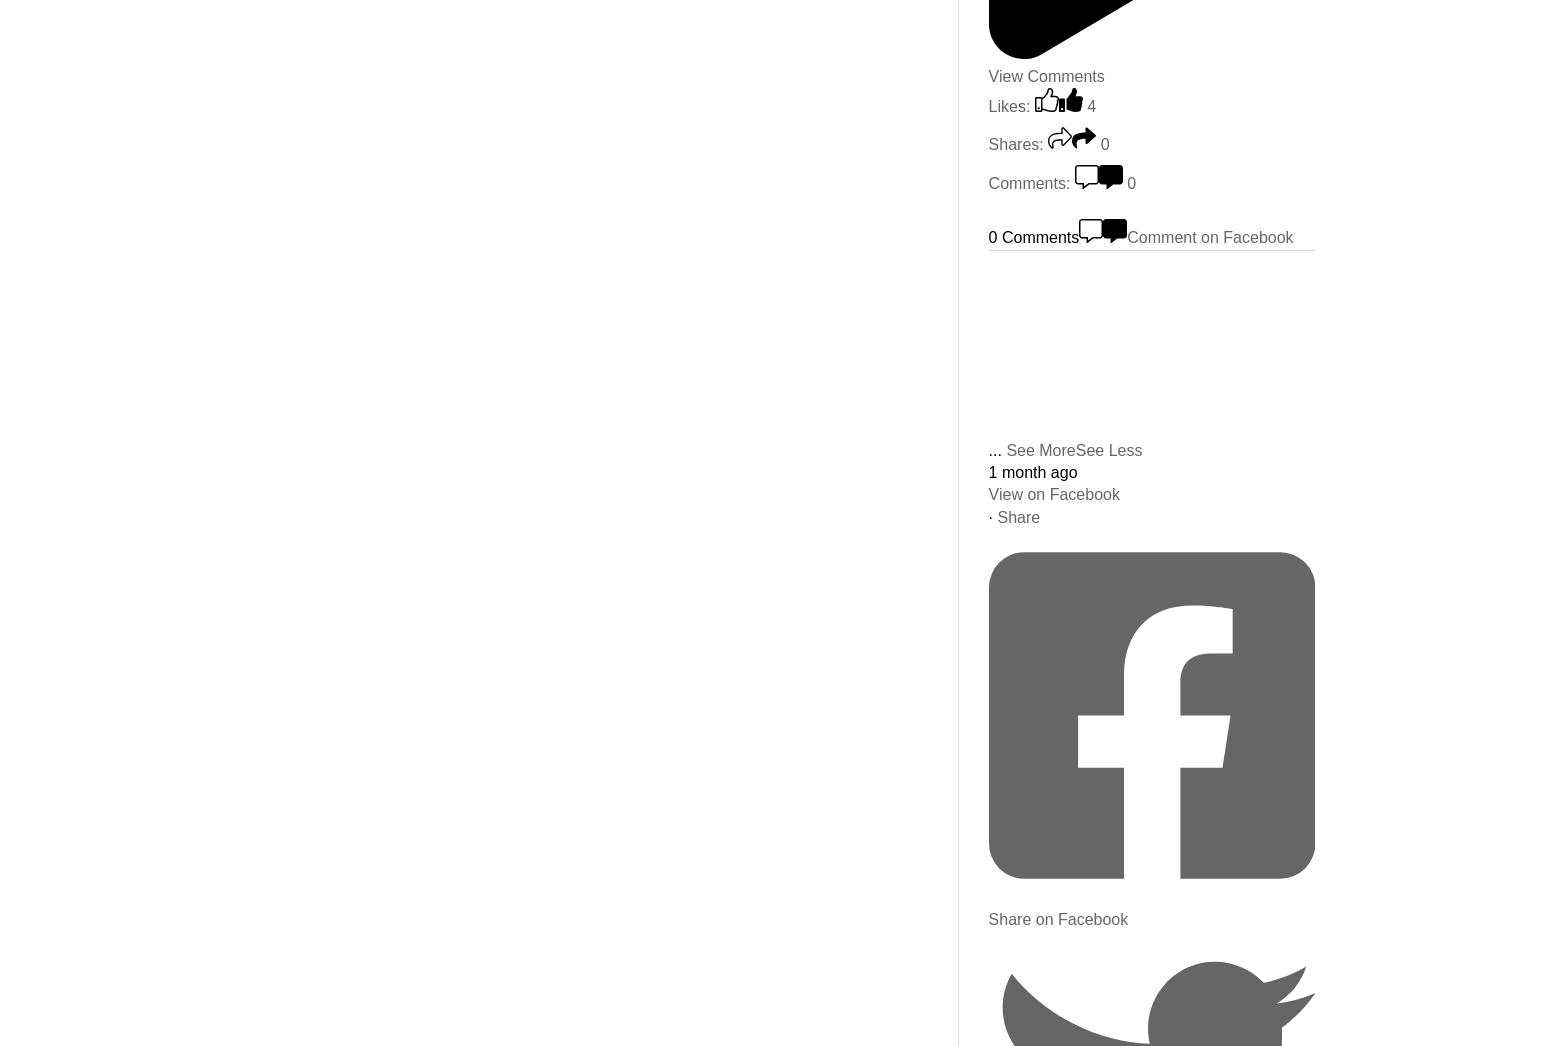 The height and width of the screenshot is (1046, 1550). Describe the element at coordinates (986, 472) in the screenshot. I see `'1 month ago'` at that location.